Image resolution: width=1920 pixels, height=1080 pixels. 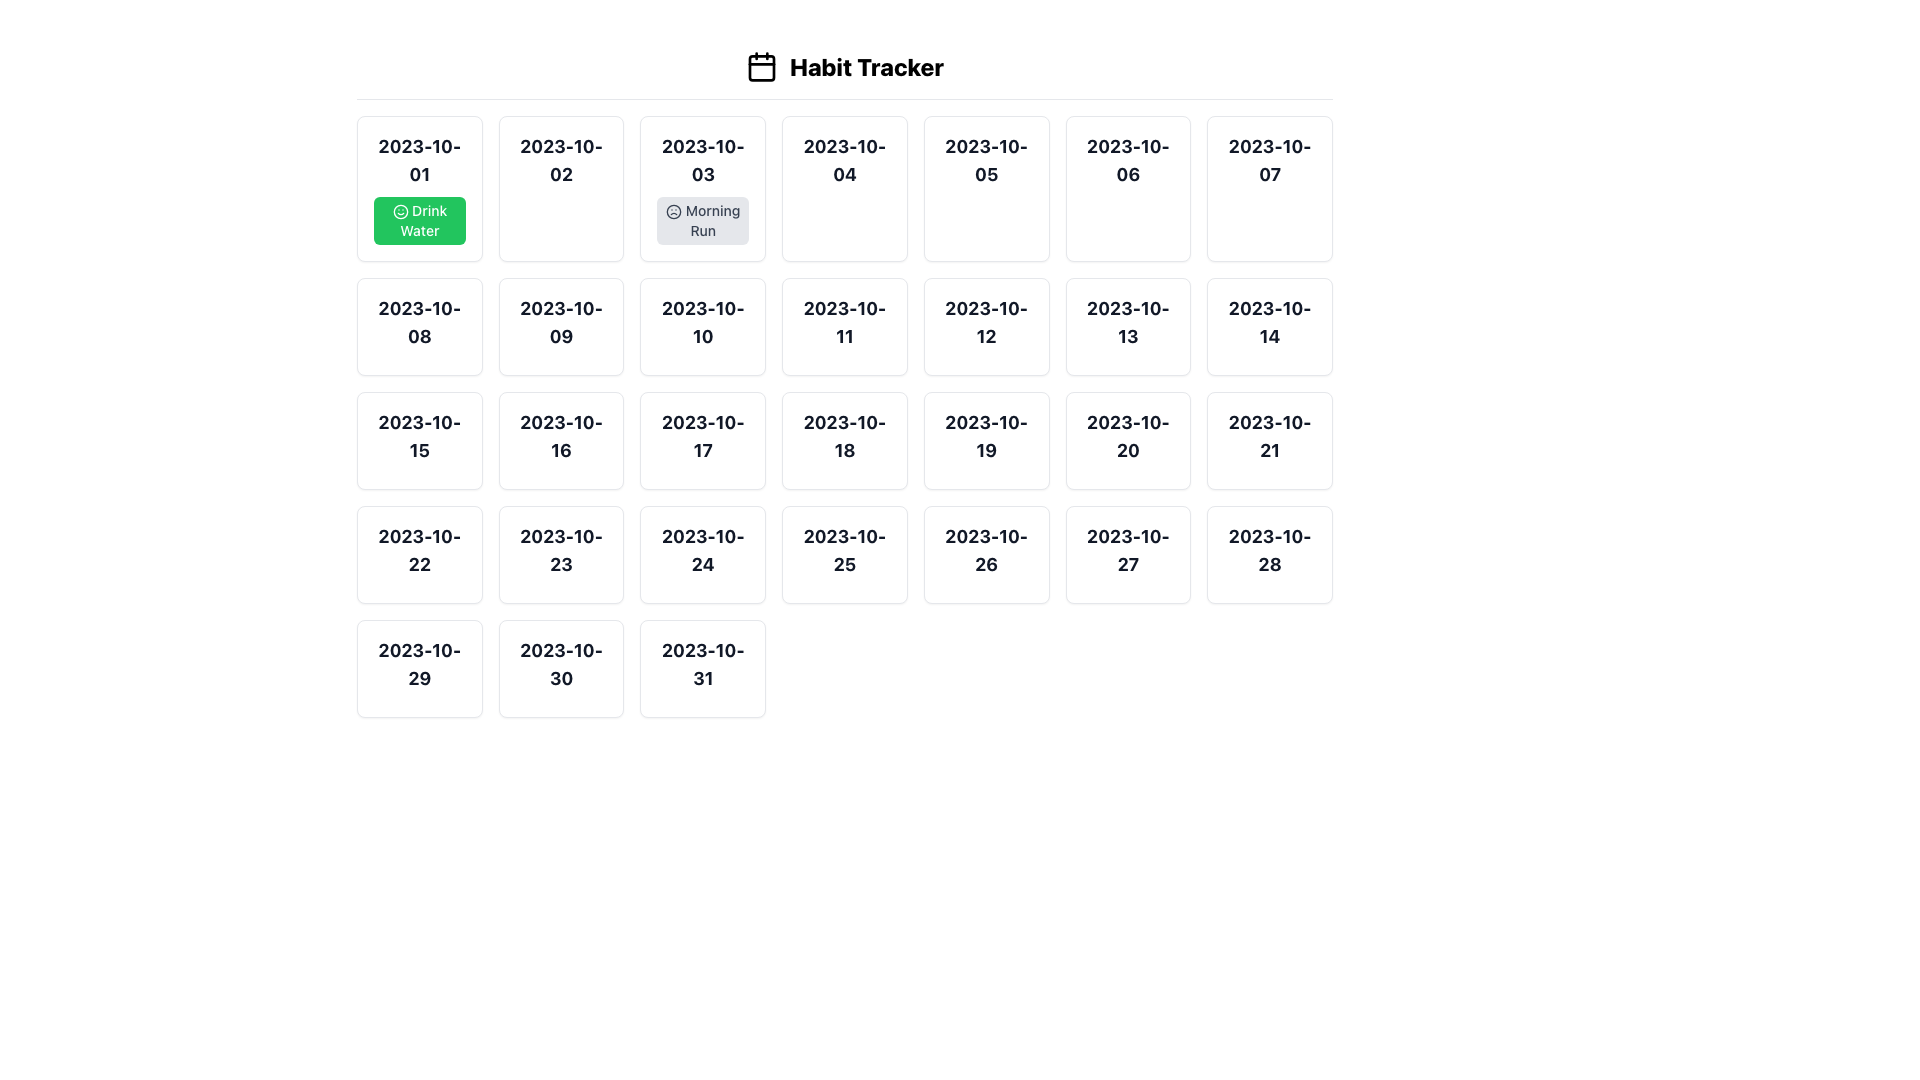 I want to click on the text label displaying '2023-10-12', which is bold and large, located in the third row and fifth column of the calendar grid layout, so click(x=986, y=322).